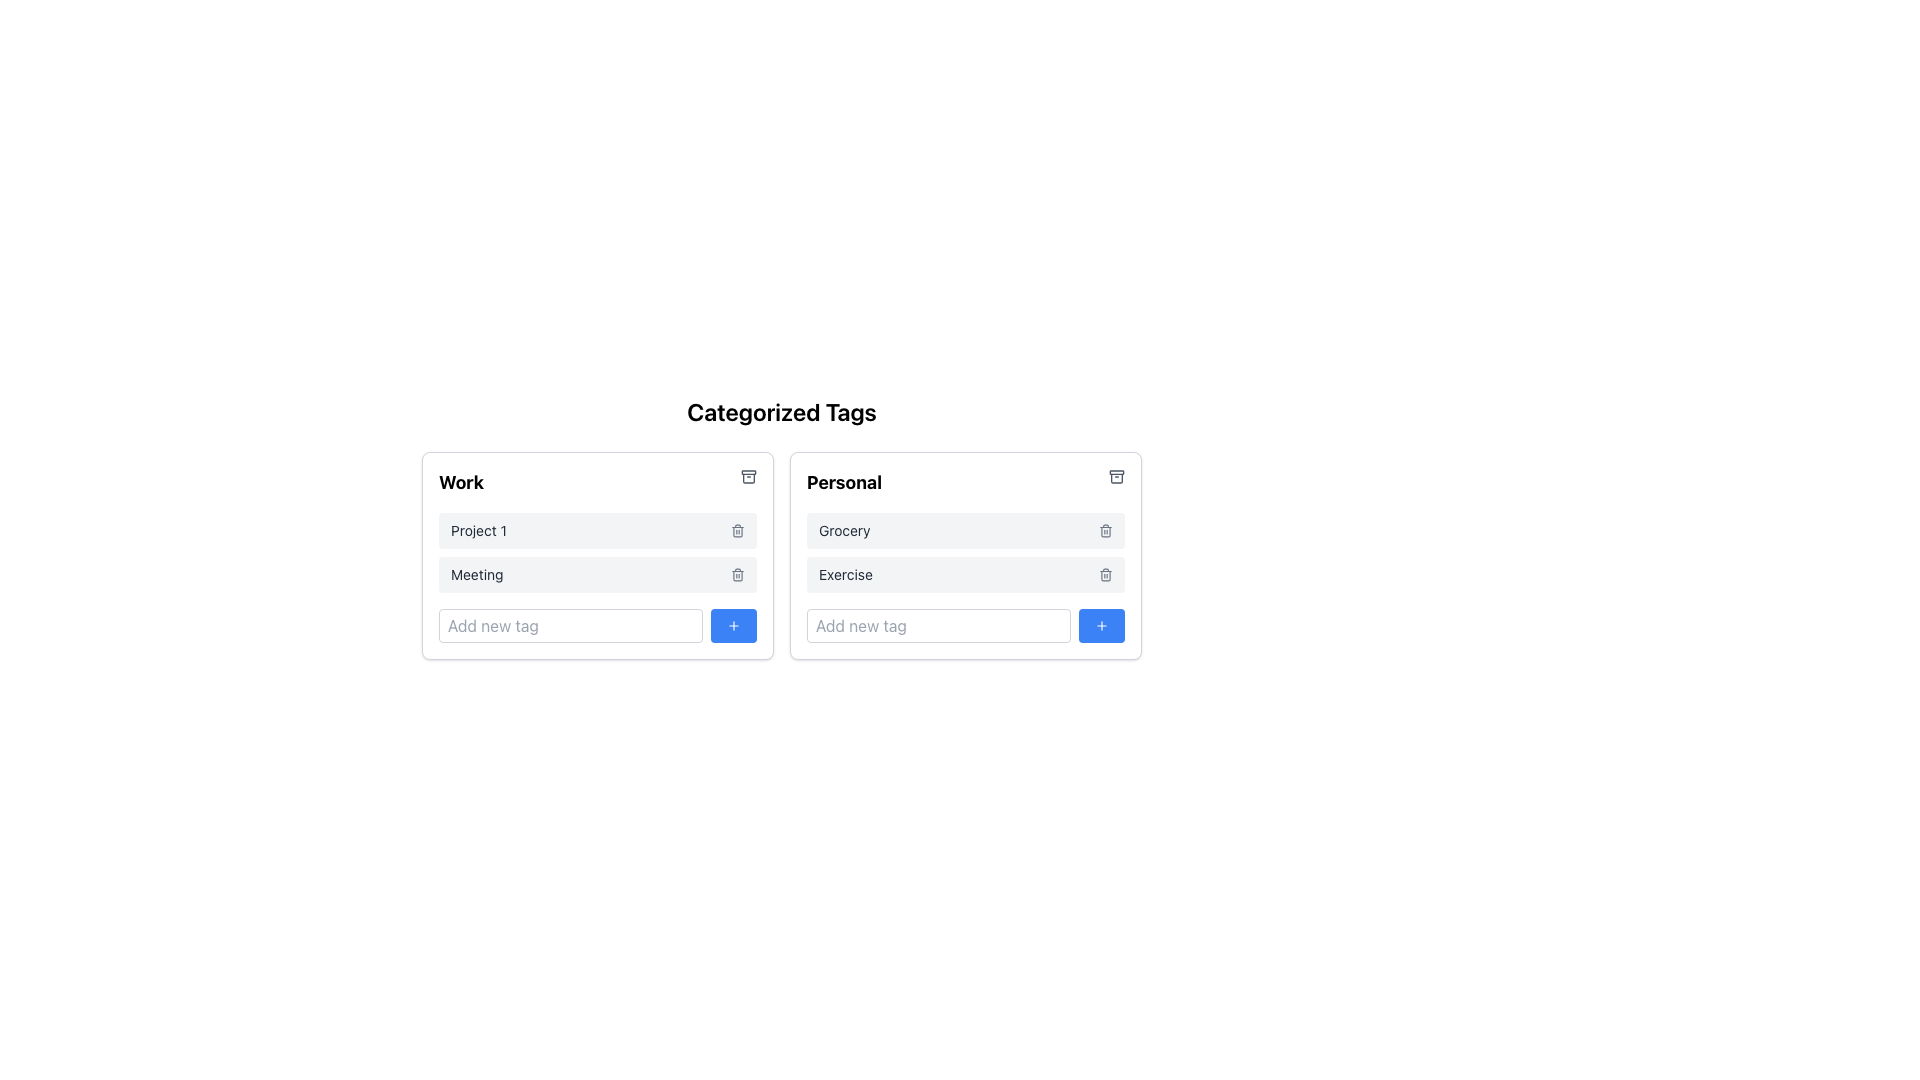 The width and height of the screenshot is (1920, 1080). Describe the element at coordinates (1104, 530) in the screenshot. I see `the trash bin icon located to the right of the 'Grocery' tag in the 'Personal' categorized list` at that location.